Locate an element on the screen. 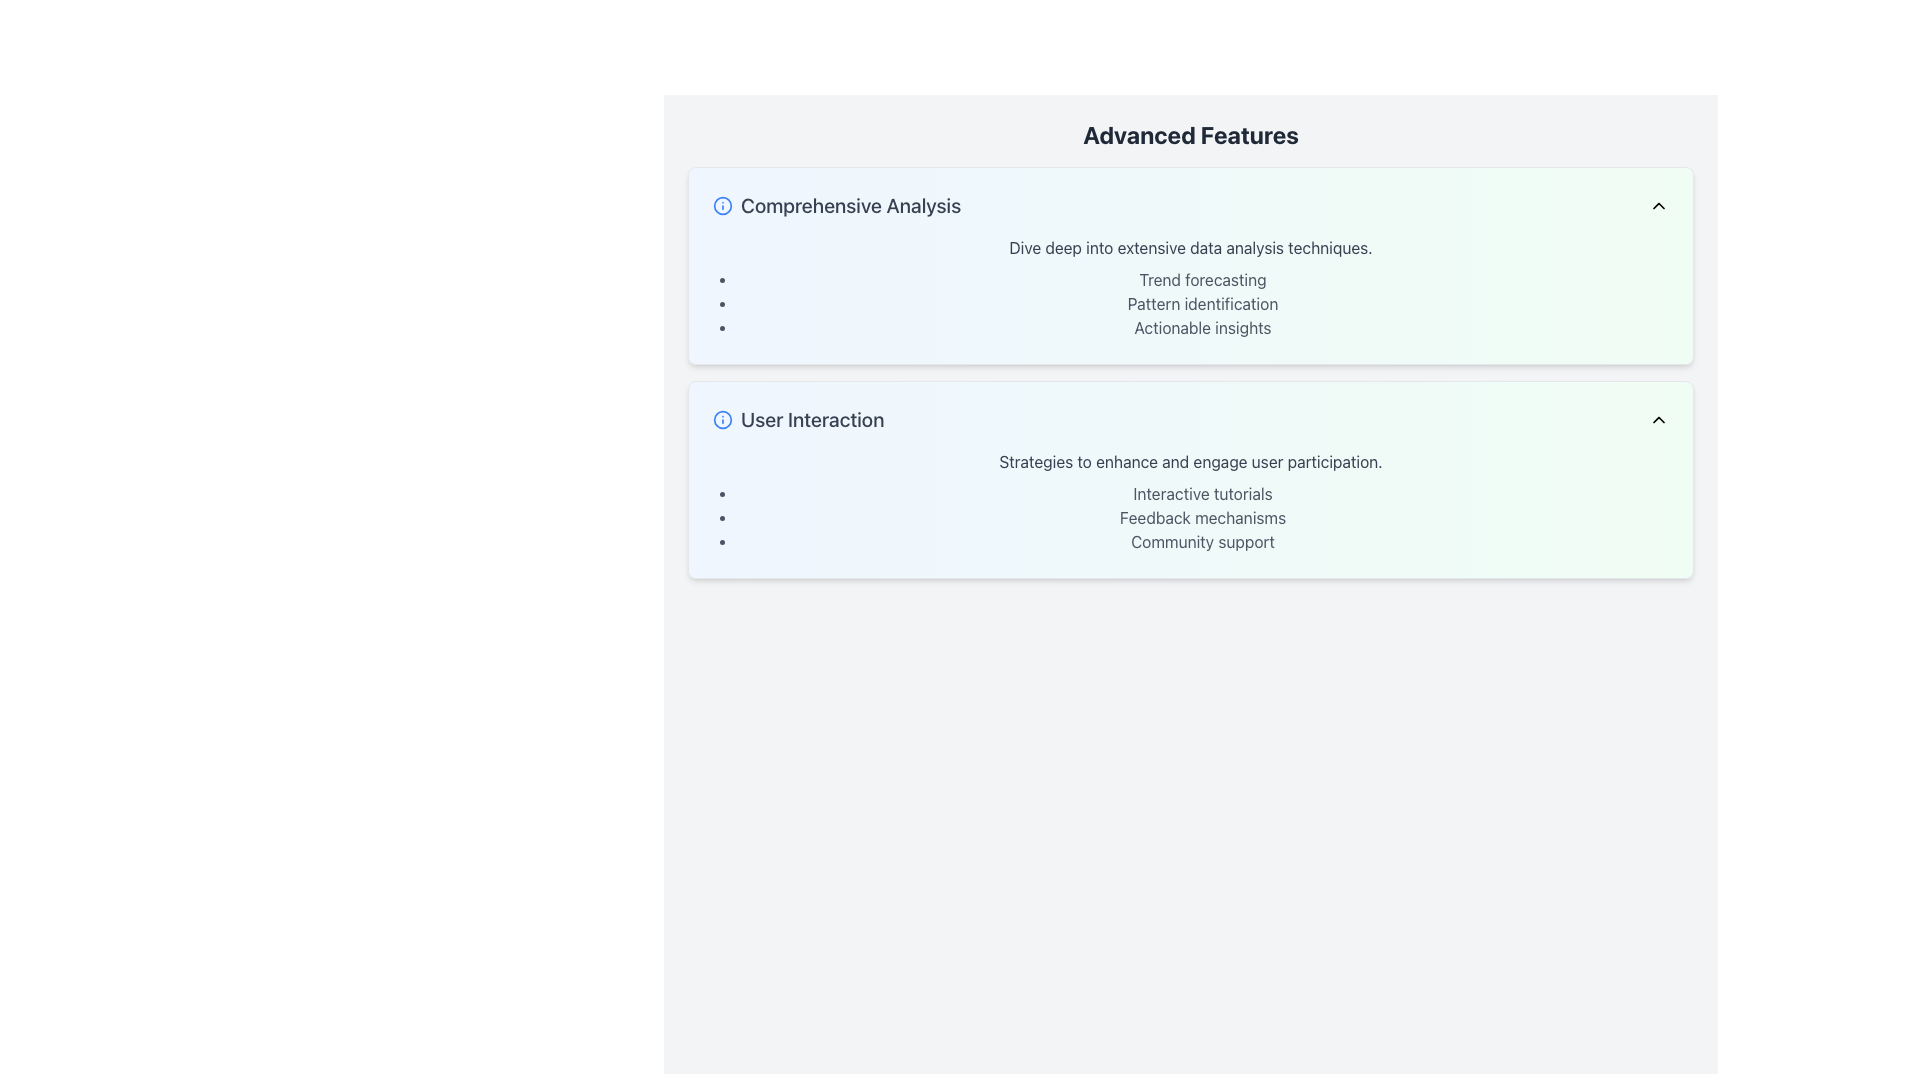  the 'Community support' text item, which is the last item in the vertical bulleted list under the 'User Interaction' section is located at coordinates (1202, 542).